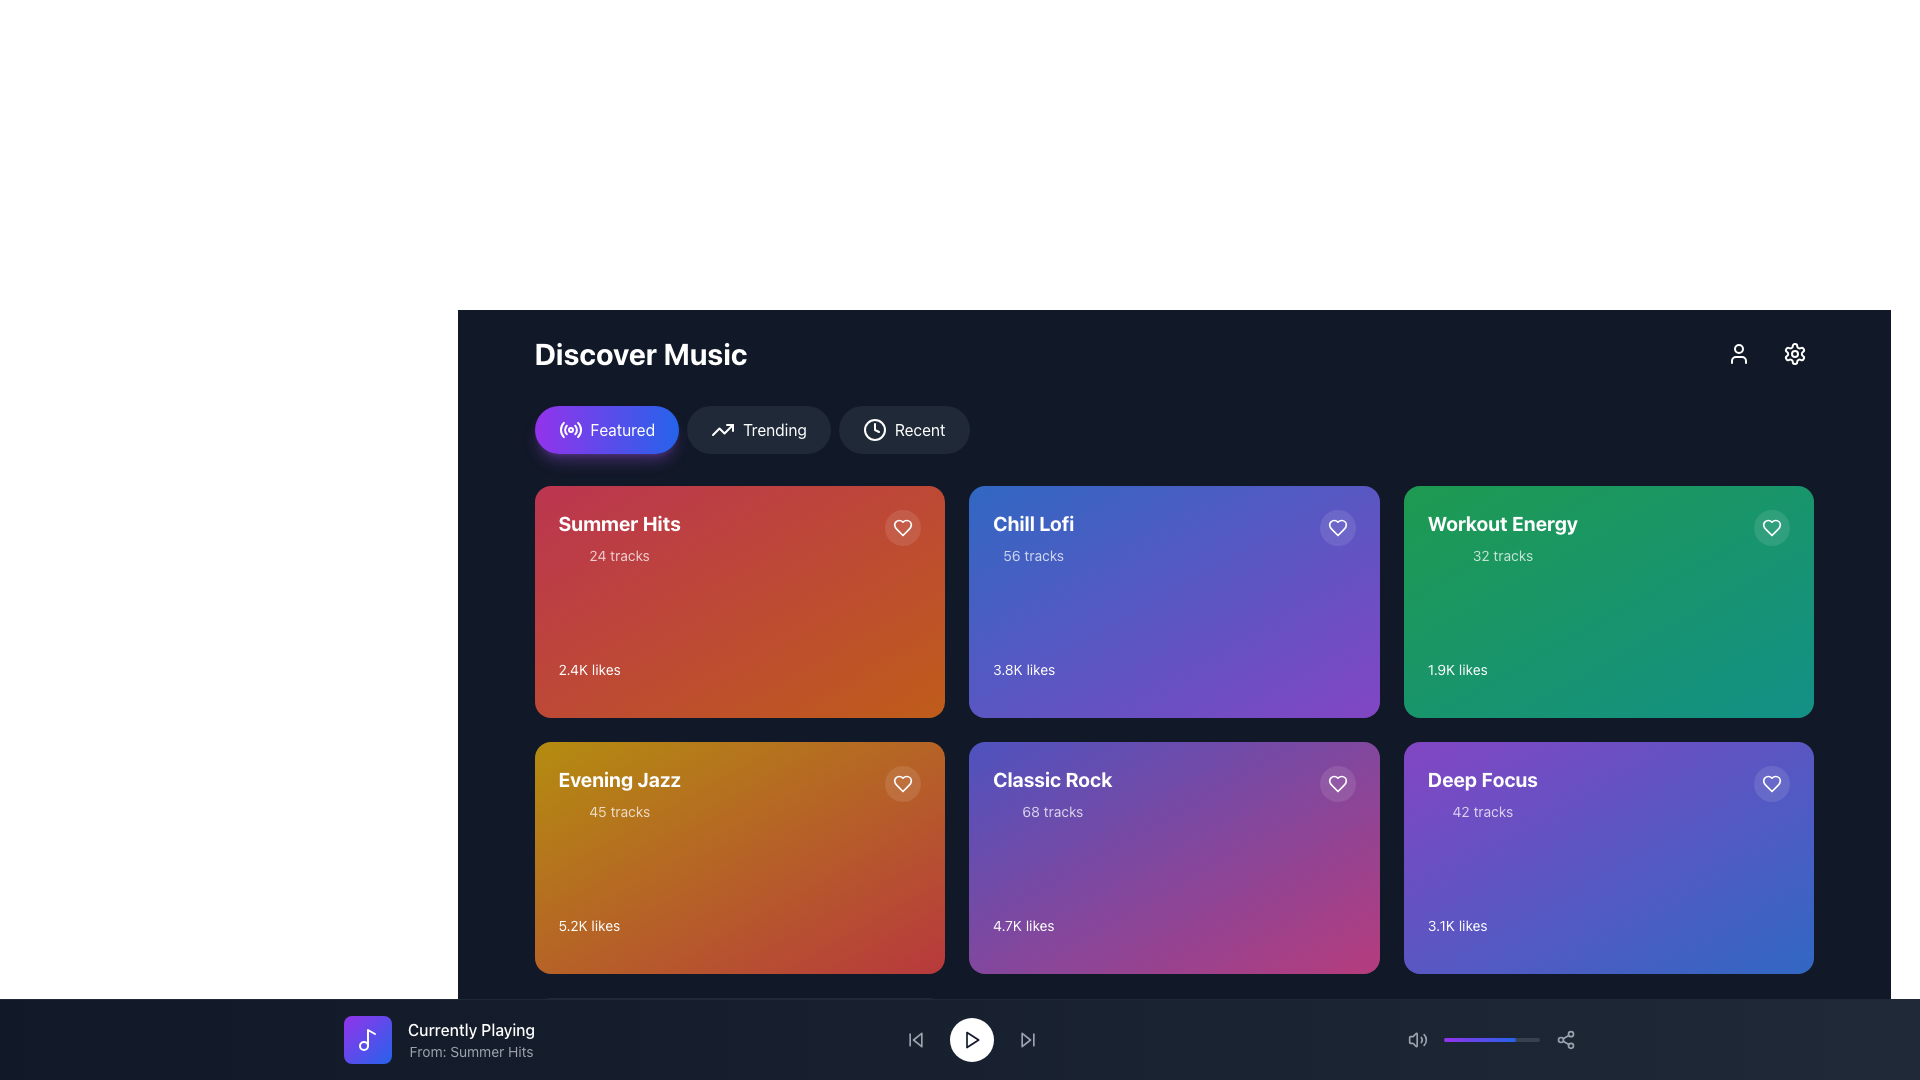  Describe the element at coordinates (874, 428) in the screenshot. I see `circular element representing the clock symbol for the 'Recent' functionality located to the right of the 'Trending' button in the top navigation bar` at that location.